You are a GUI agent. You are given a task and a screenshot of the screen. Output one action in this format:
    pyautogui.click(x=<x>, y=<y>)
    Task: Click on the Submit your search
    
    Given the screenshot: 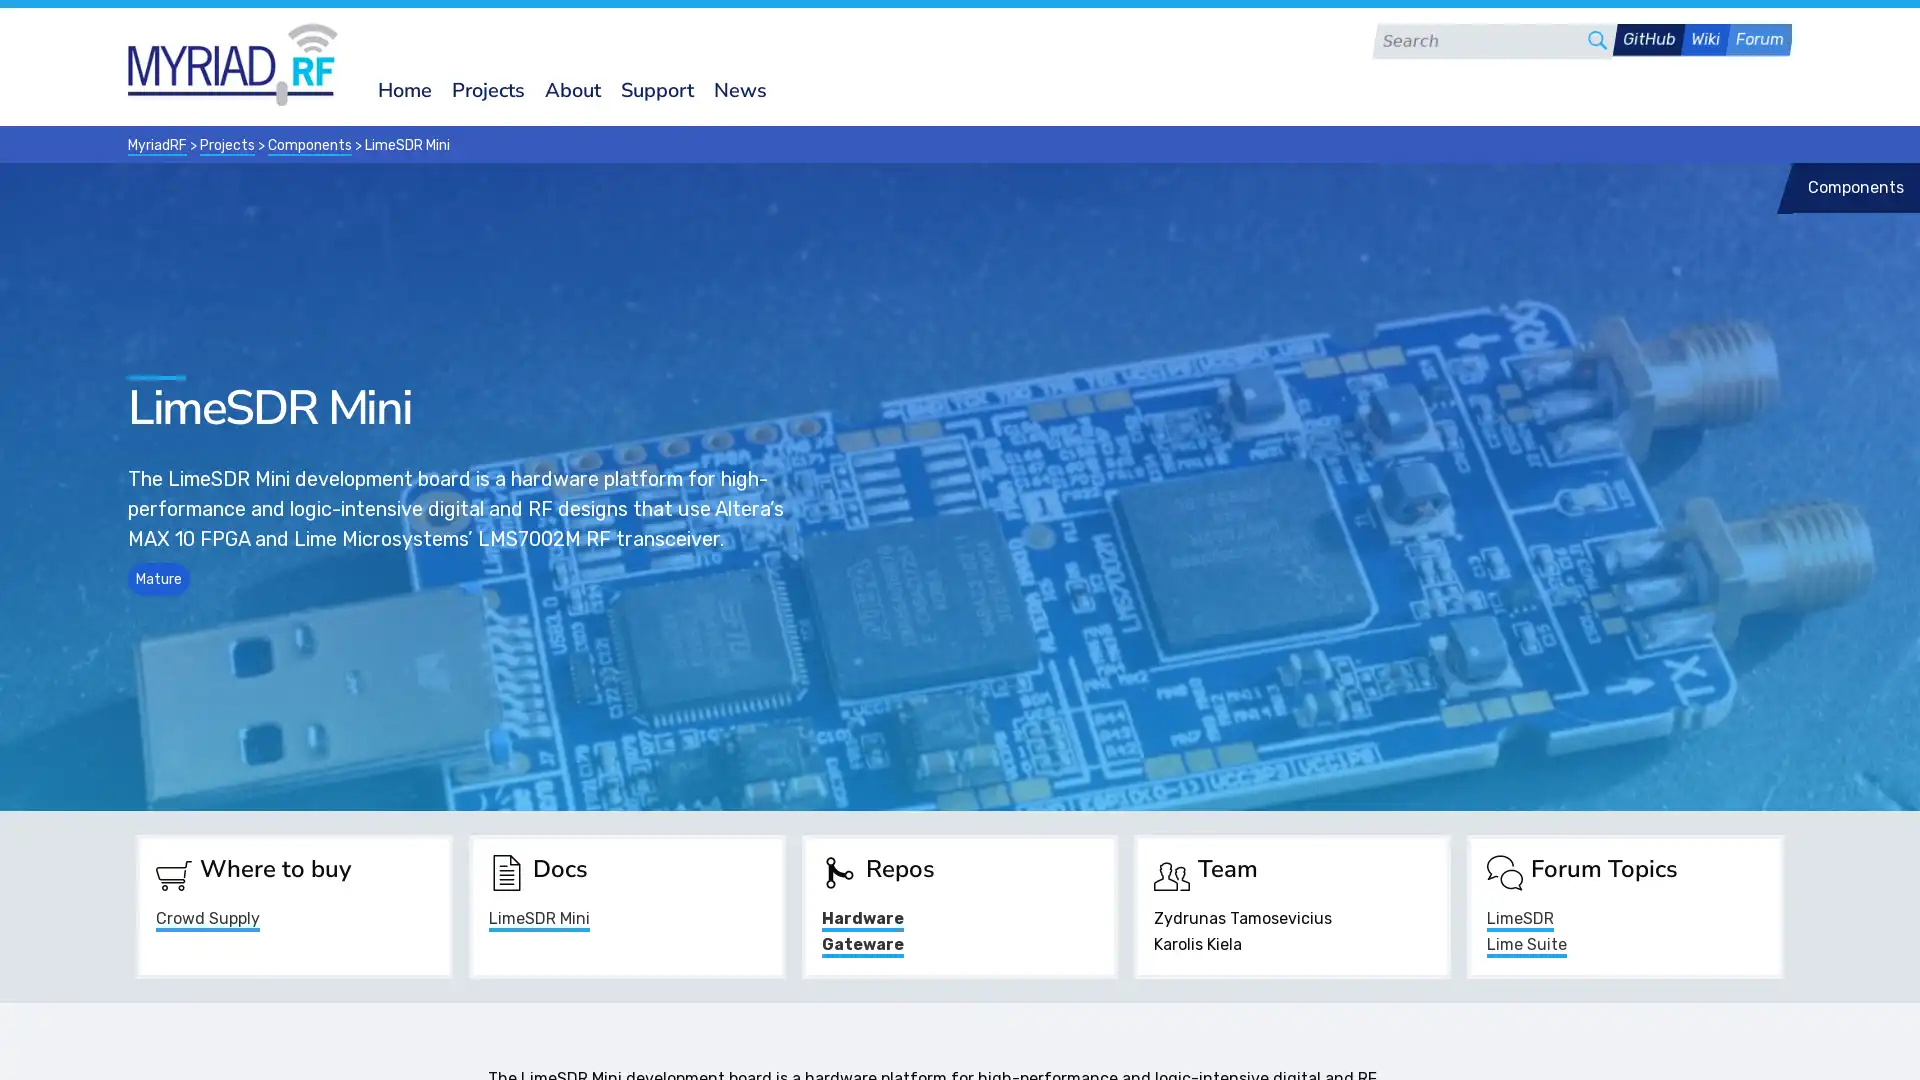 What is the action you would take?
    pyautogui.click(x=1597, y=39)
    